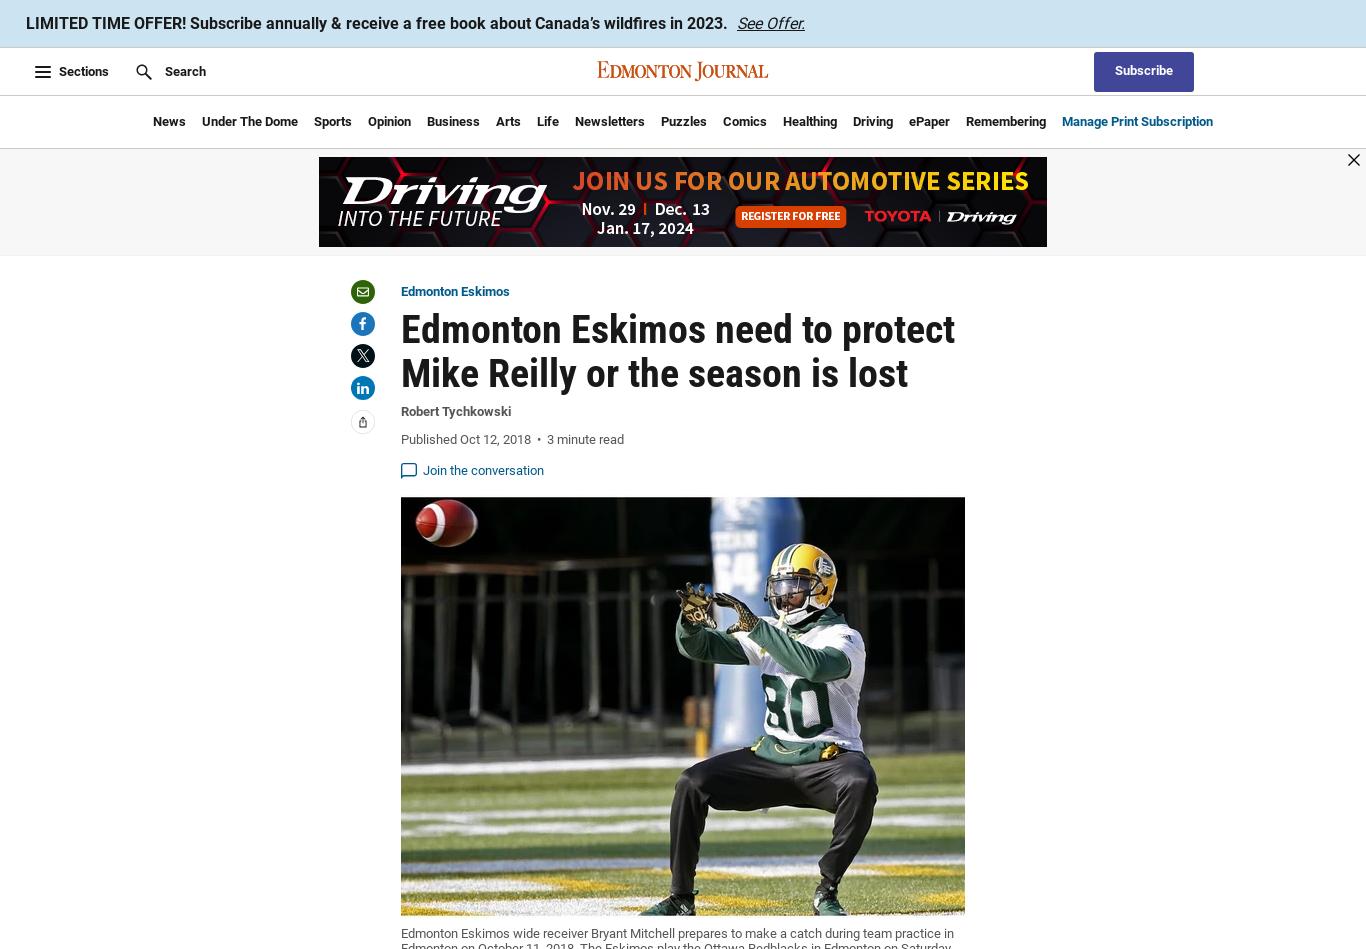 Image resolution: width=1366 pixels, height=949 pixels. What do you see at coordinates (1006, 120) in the screenshot?
I see `'Remembering'` at bounding box center [1006, 120].